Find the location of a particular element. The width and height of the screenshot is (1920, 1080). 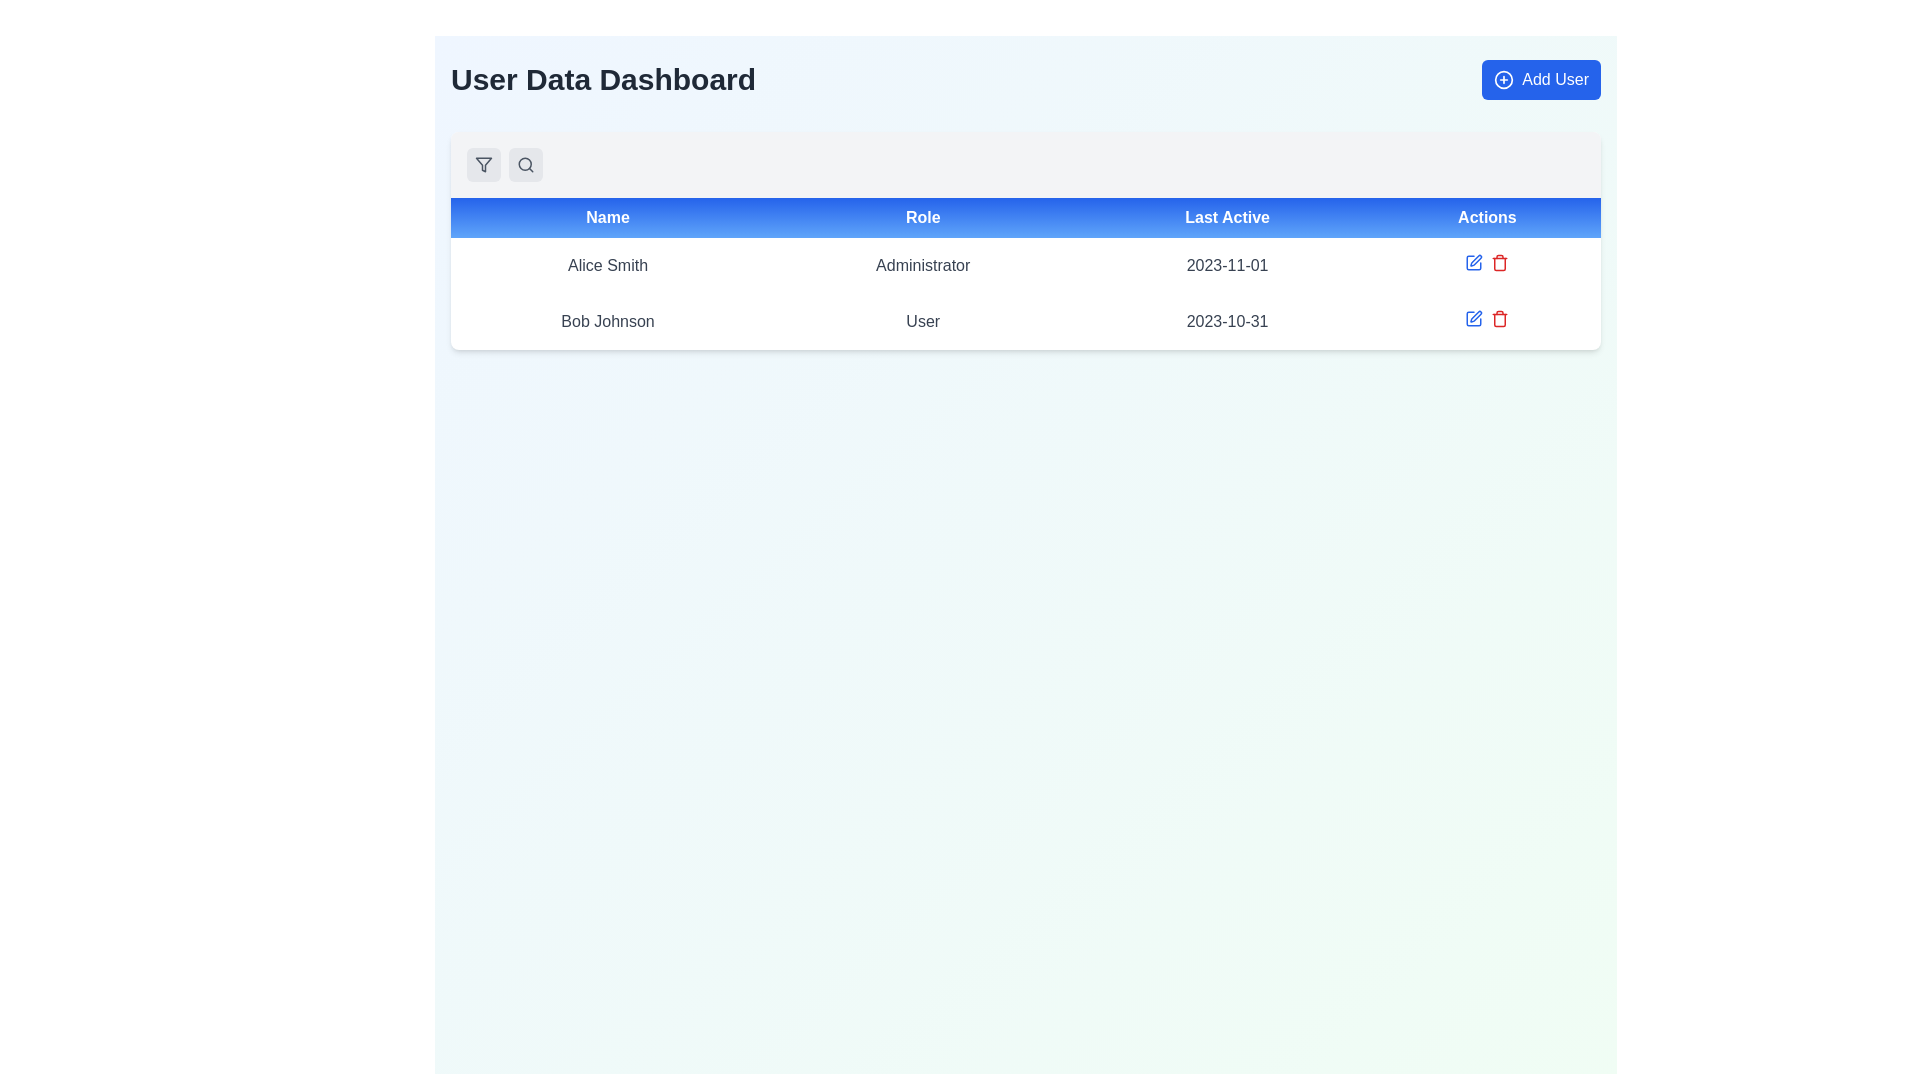

the small blue icon resembling a pen or pencil in the 'Actions' column of the second row in the table is located at coordinates (1474, 318).